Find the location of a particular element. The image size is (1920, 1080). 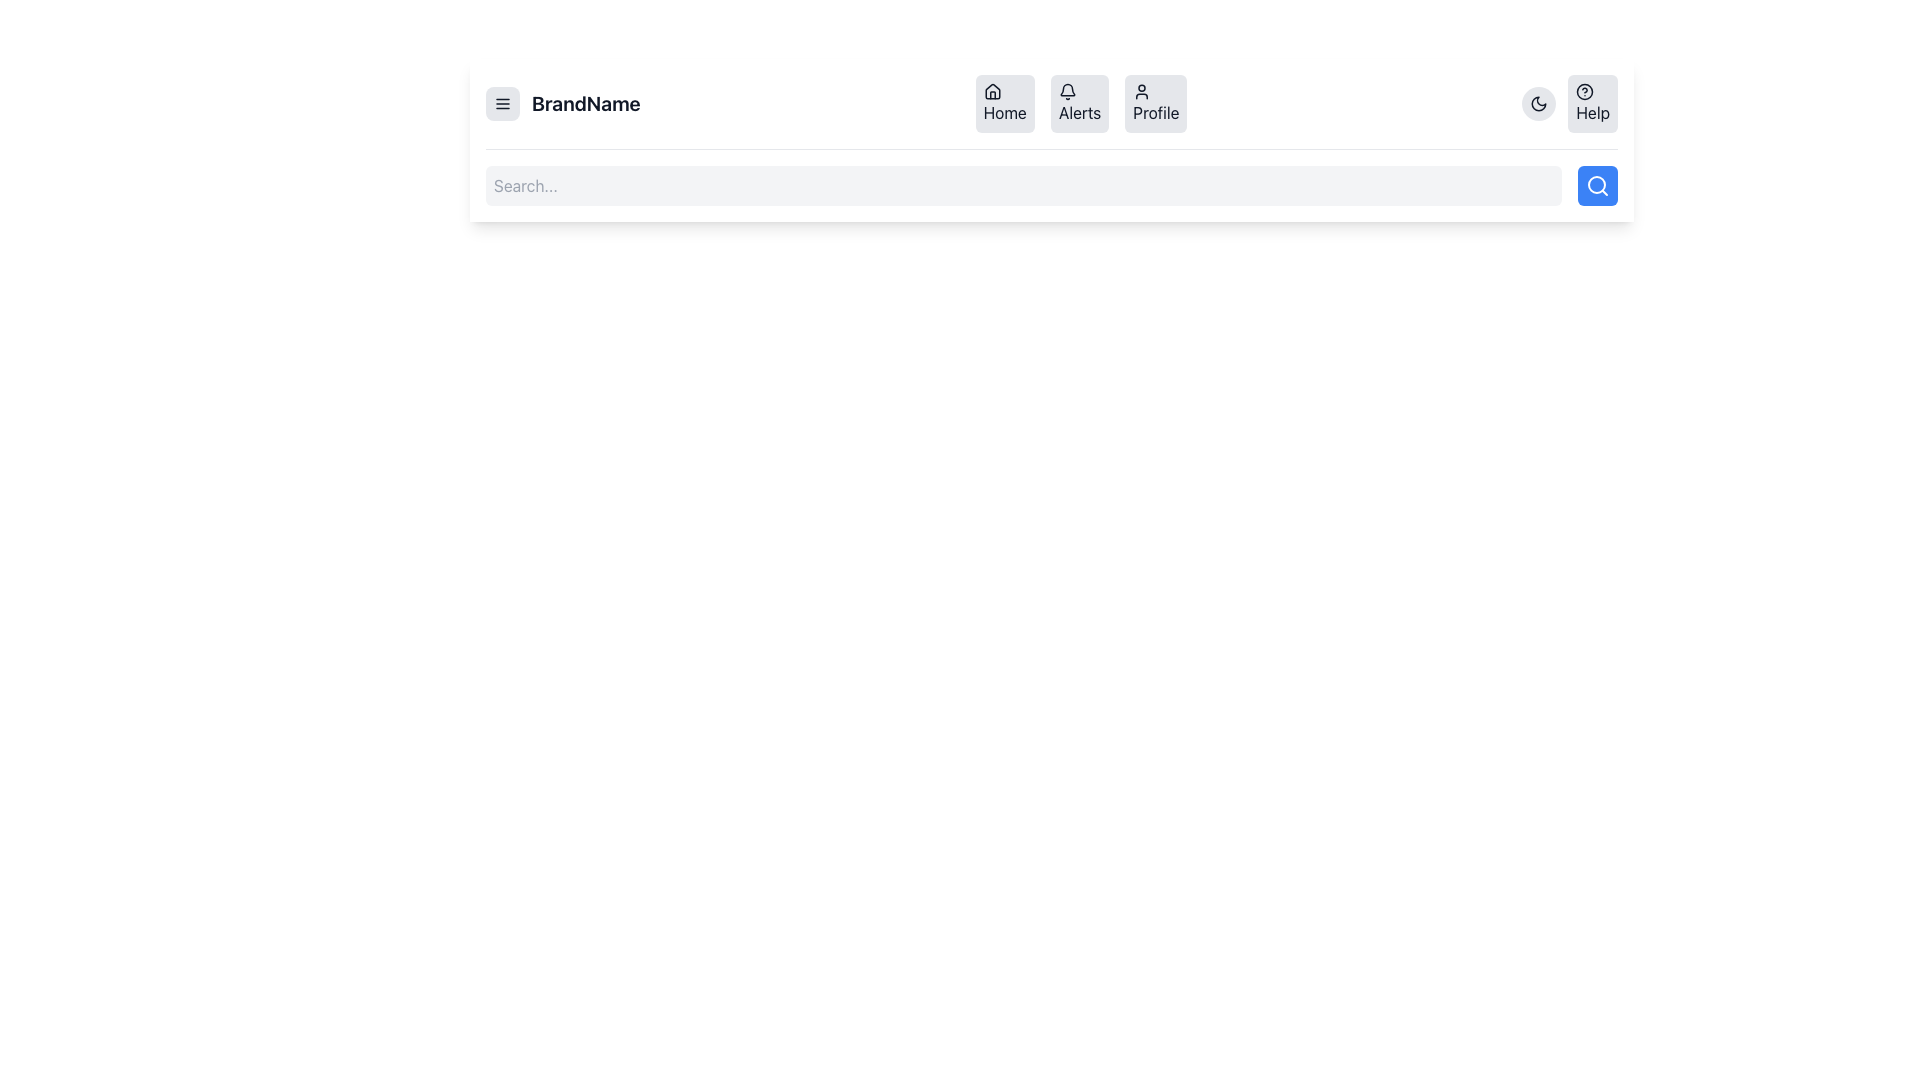

the search icon, which is represented by a magnifying glass graphic on a blue rounded rectangular button located at the far right of the navigation bar, to initiate search is located at coordinates (1597, 185).